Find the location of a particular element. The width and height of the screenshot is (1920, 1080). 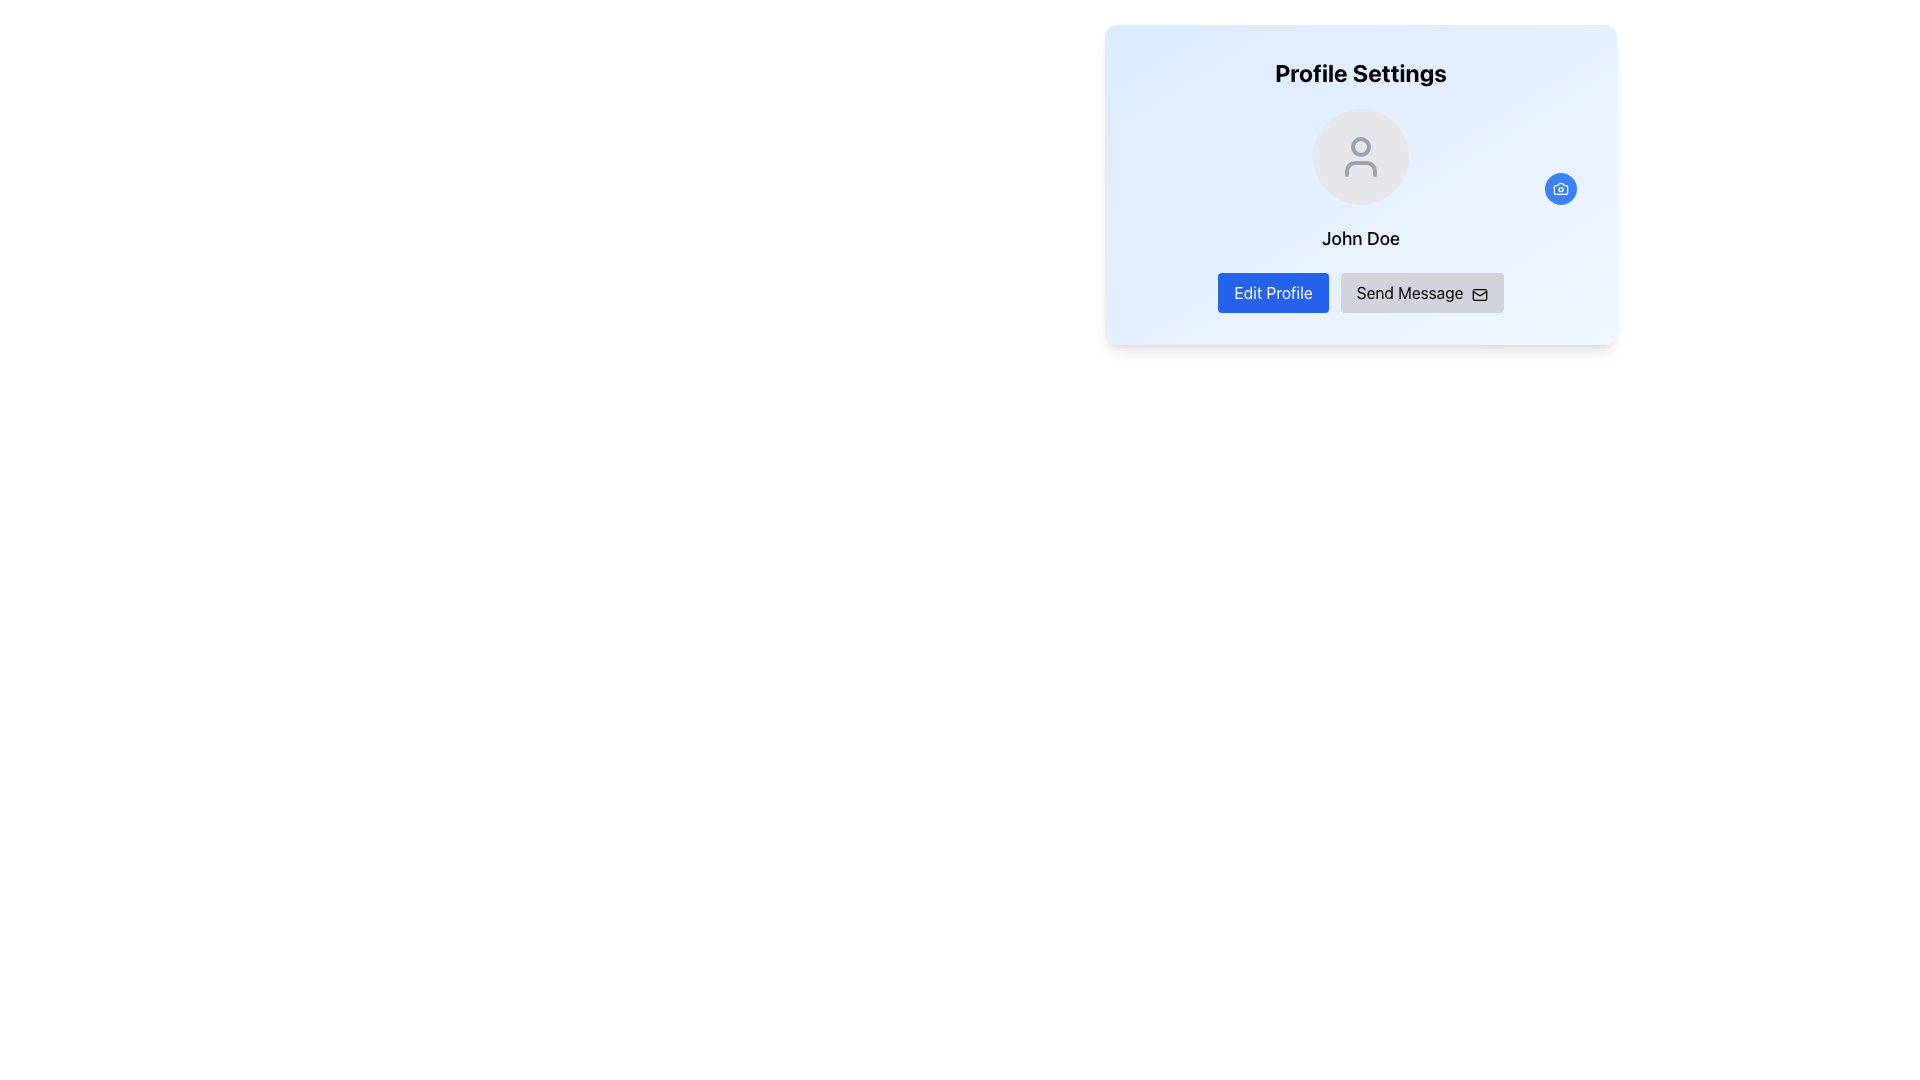

the Text Label displaying the user's name in the profile settings interface, located centrally below the avatar icon is located at coordinates (1360, 238).